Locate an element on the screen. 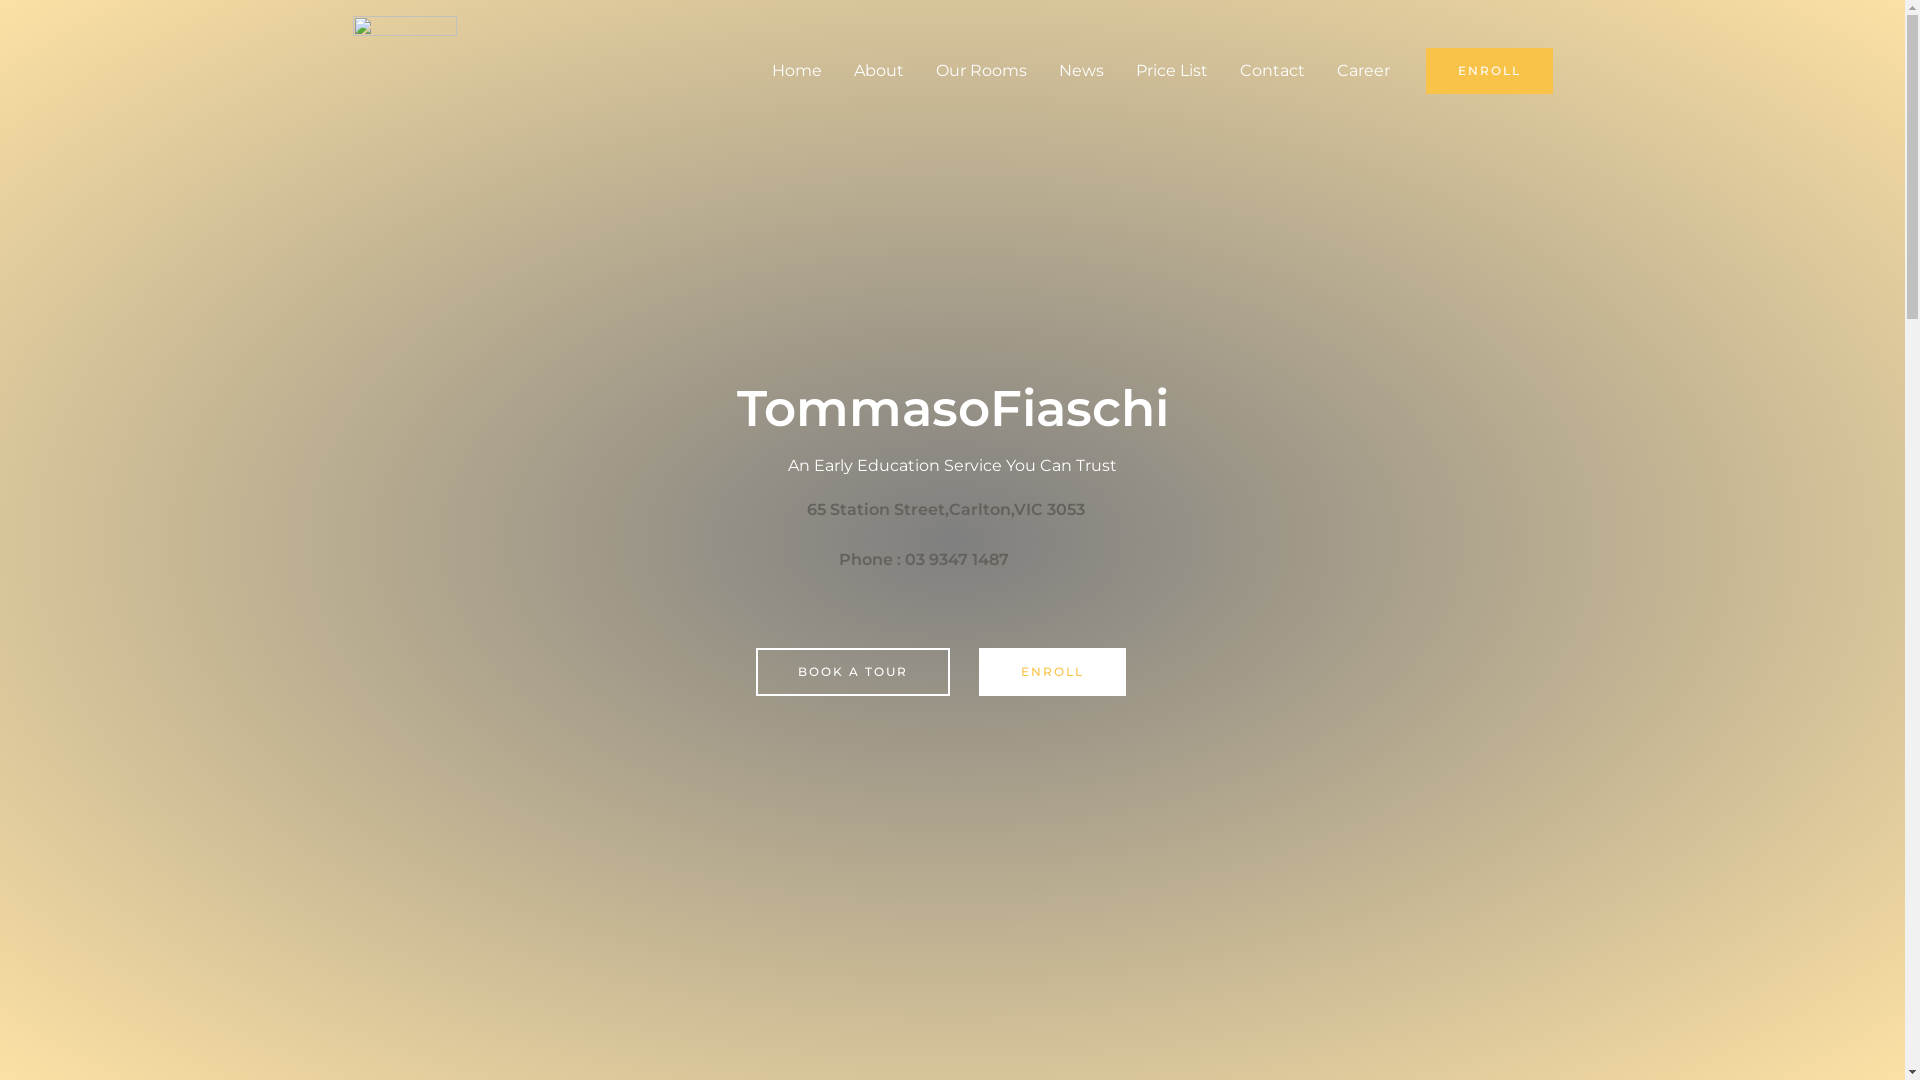 The image size is (1920, 1080). 'ENROLL' is located at coordinates (1051, 671).